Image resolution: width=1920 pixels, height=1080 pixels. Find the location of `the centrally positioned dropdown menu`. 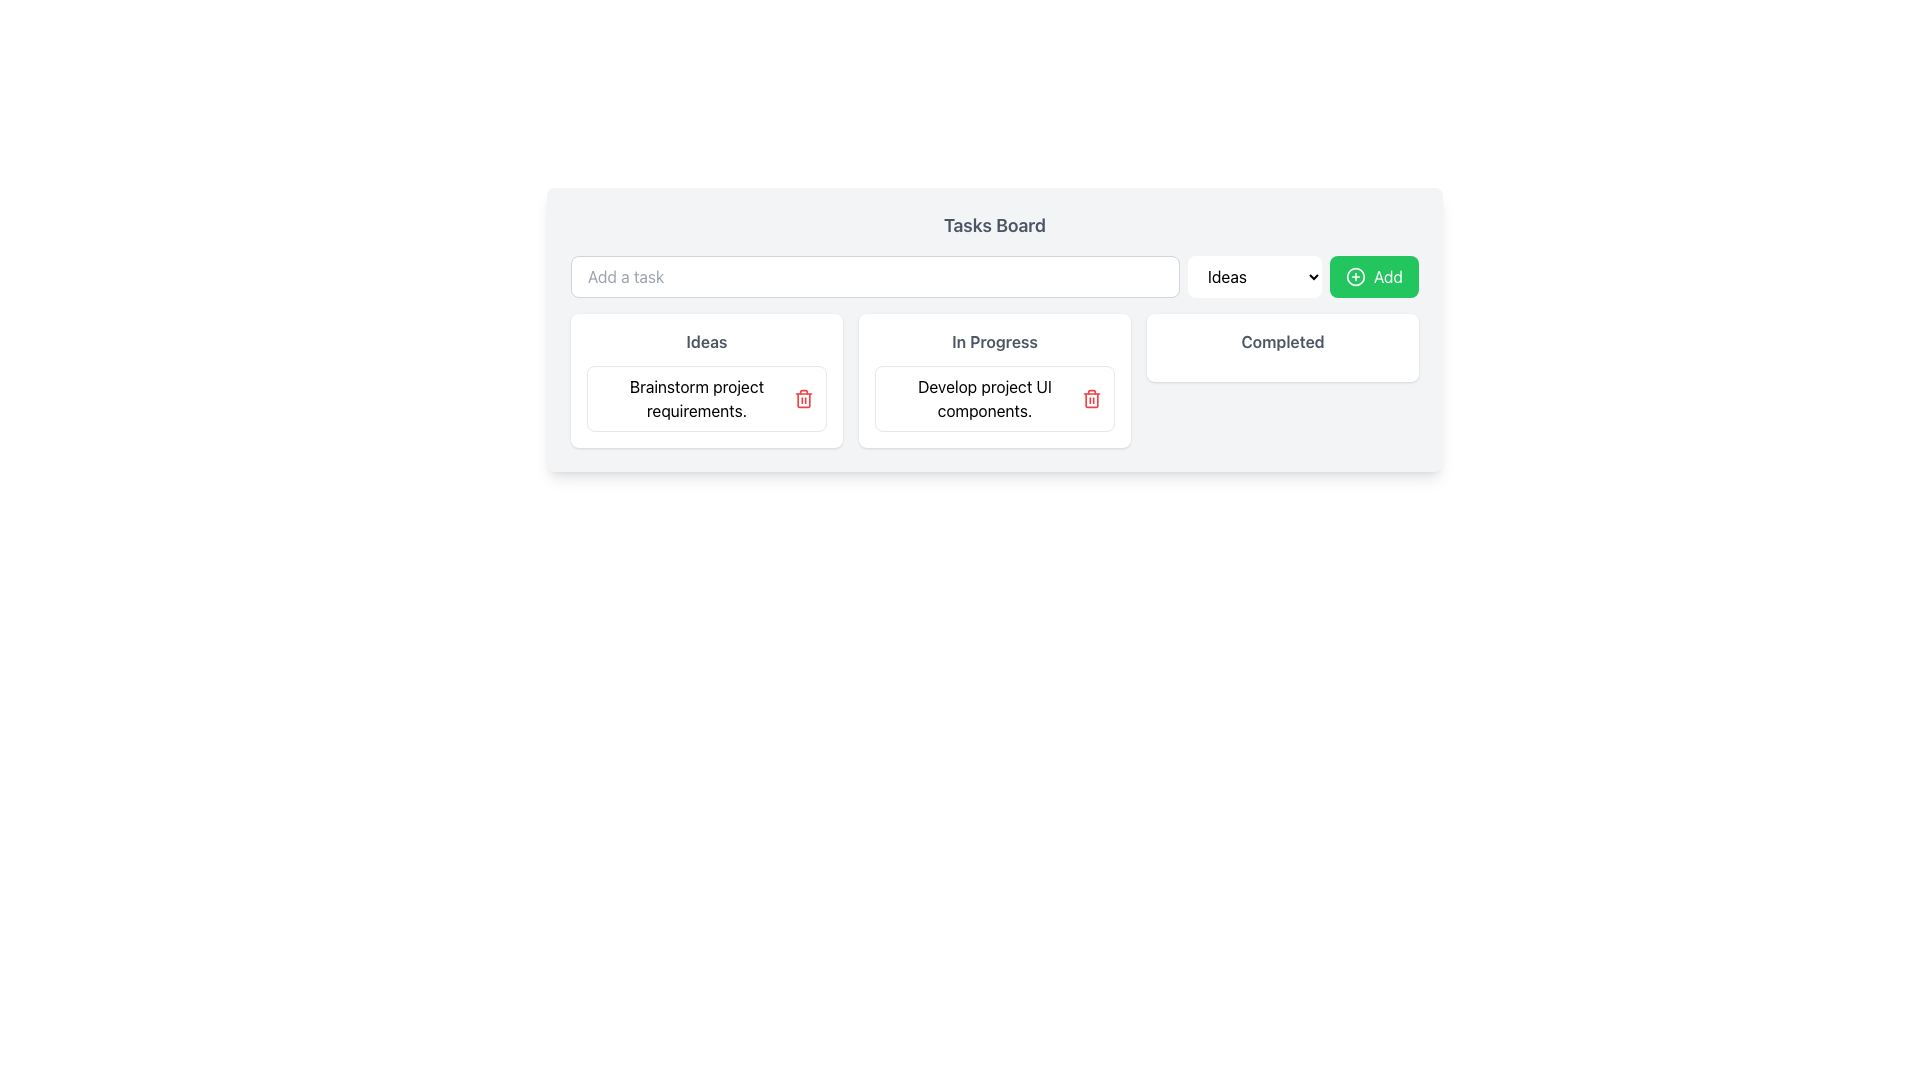

the centrally positioned dropdown menu is located at coordinates (1253, 277).